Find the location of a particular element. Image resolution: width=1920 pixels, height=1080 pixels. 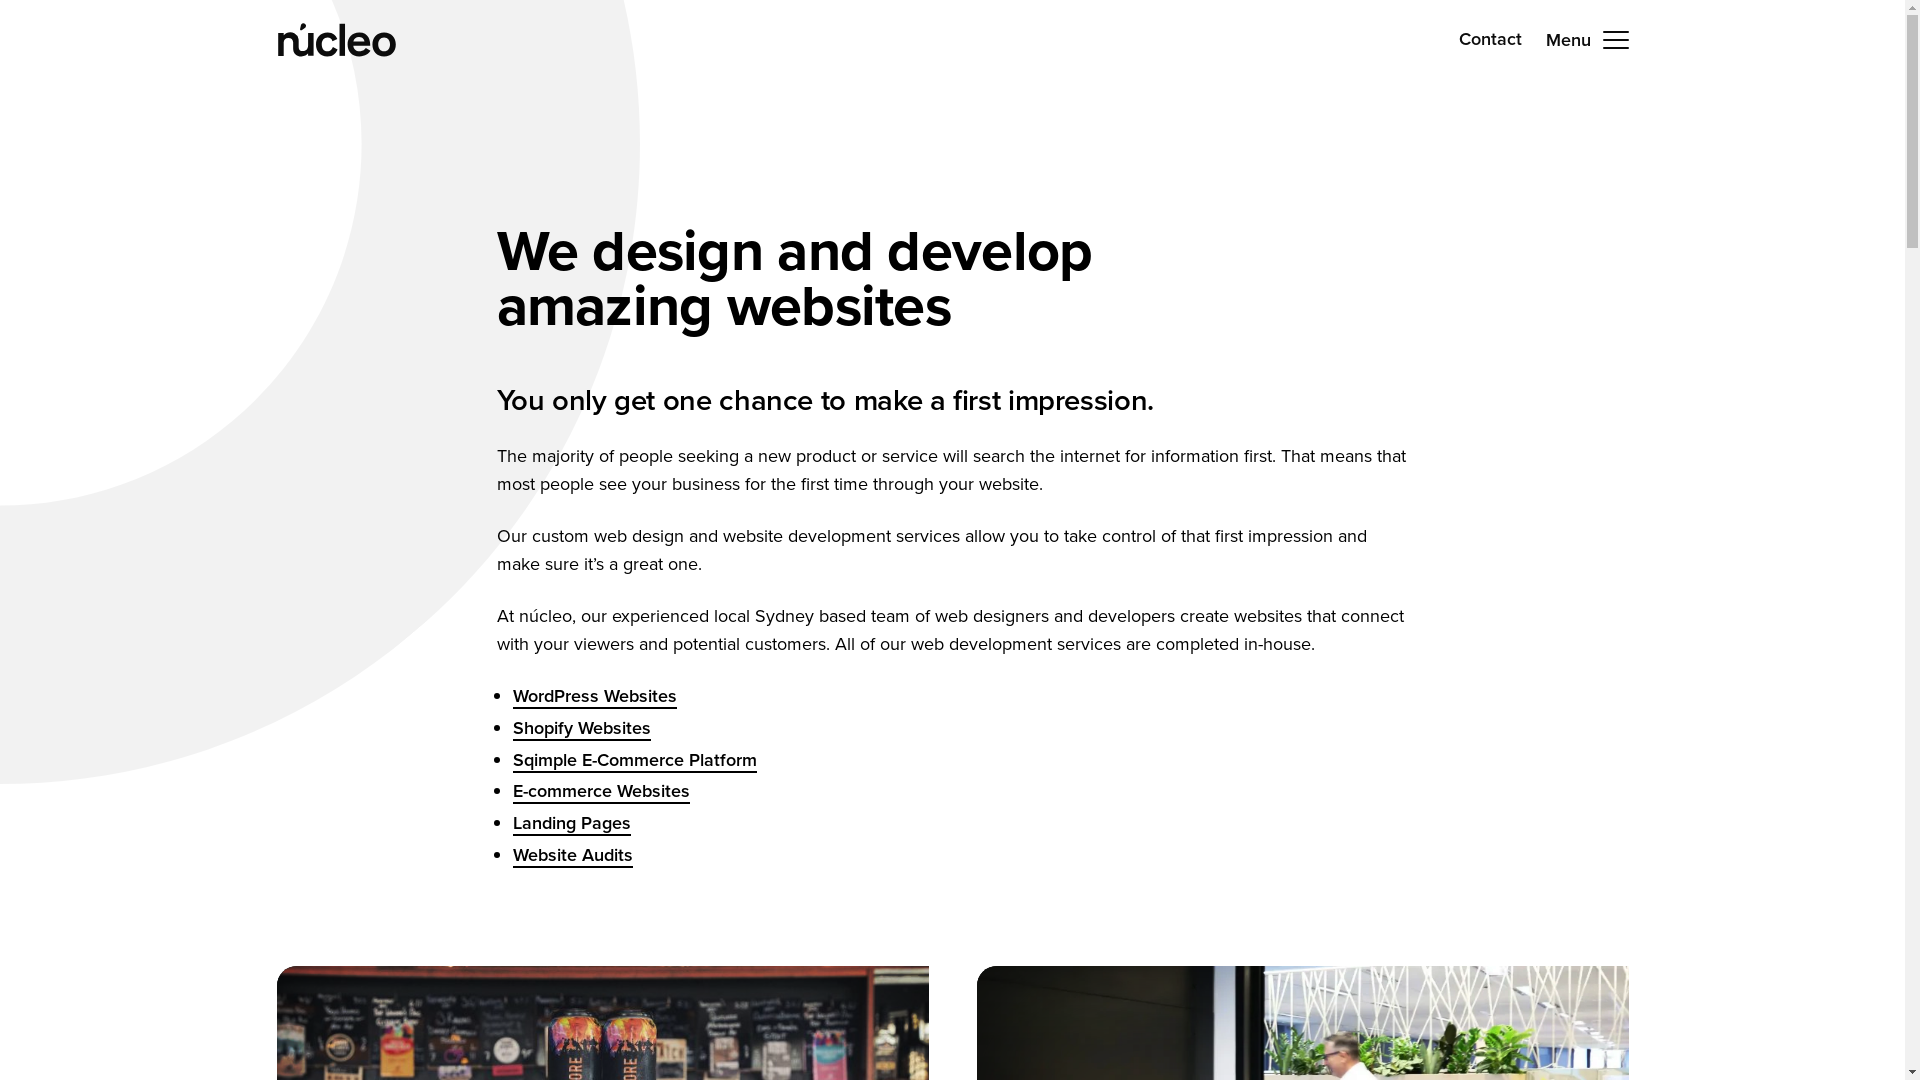

'Menu' is located at coordinates (1586, 39).